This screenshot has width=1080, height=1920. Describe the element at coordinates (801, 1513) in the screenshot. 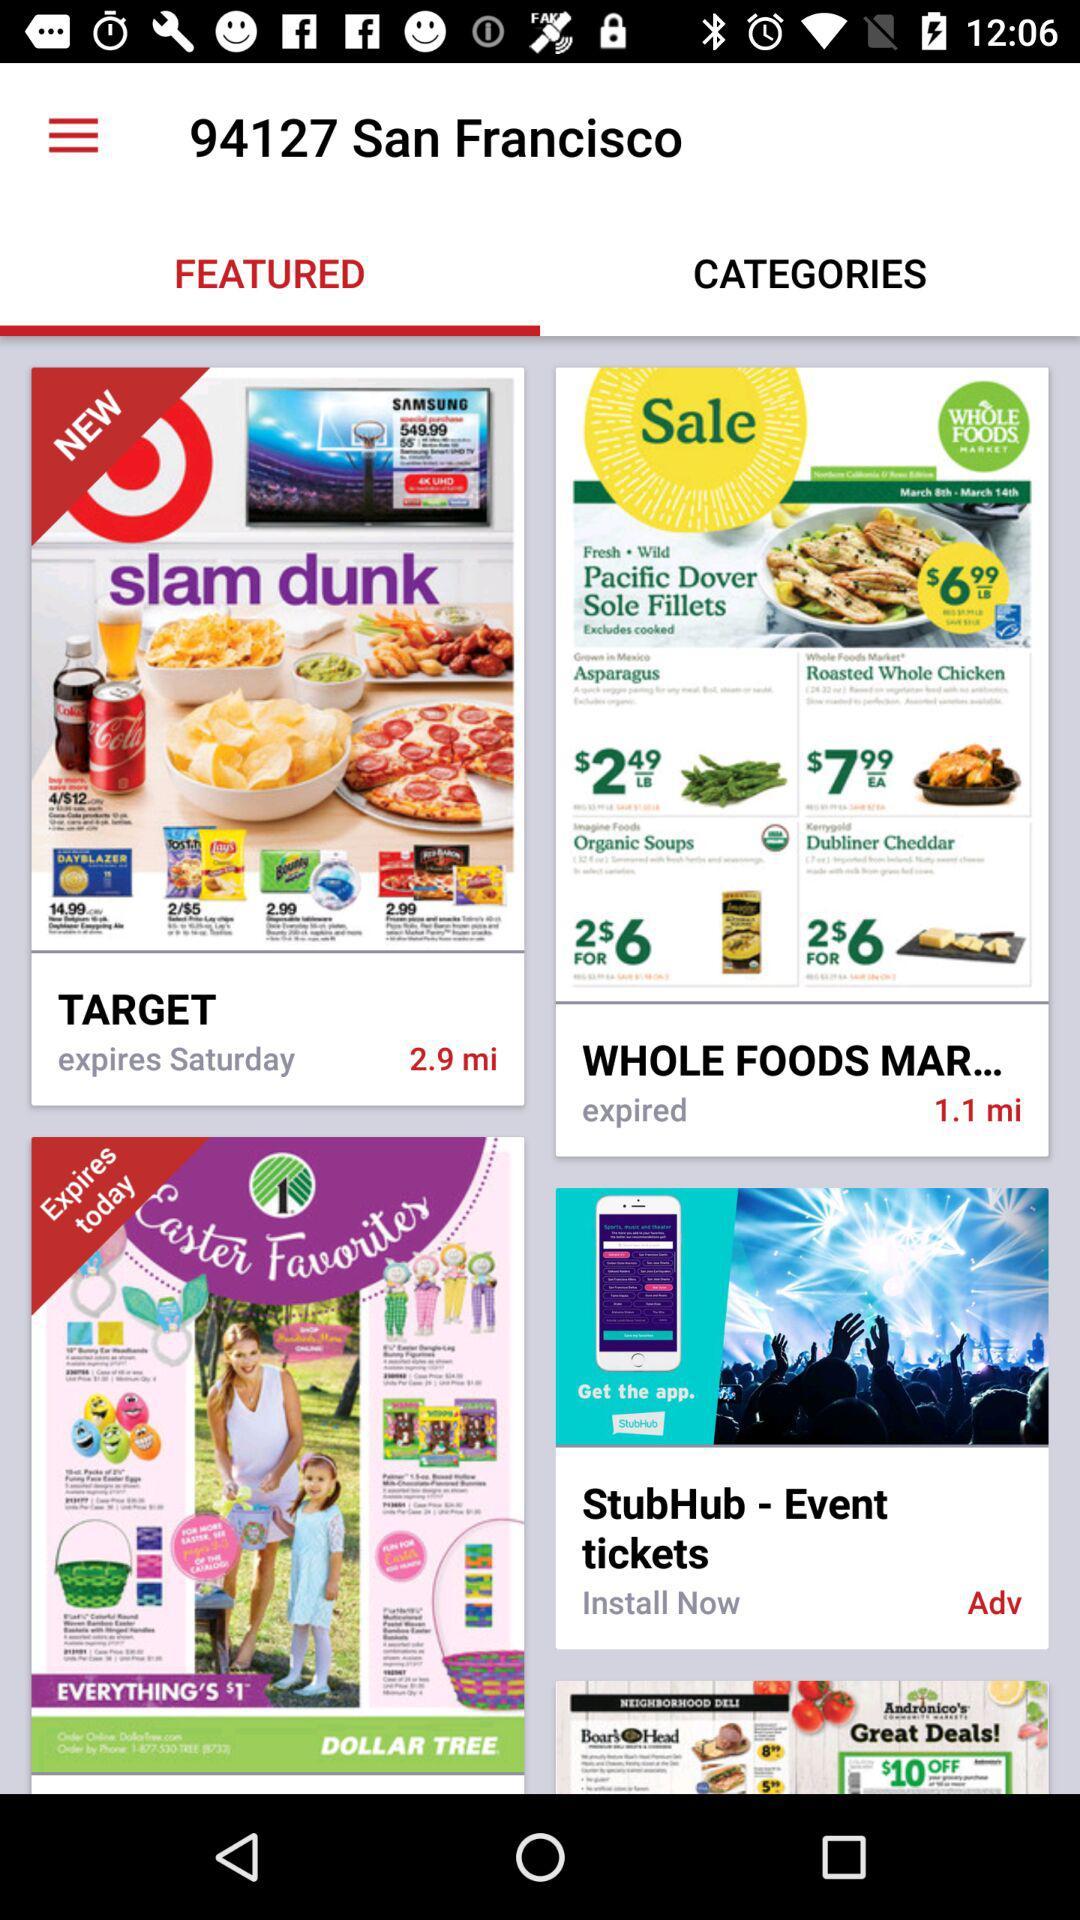

I see `stubhub - event tickets item` at that location.